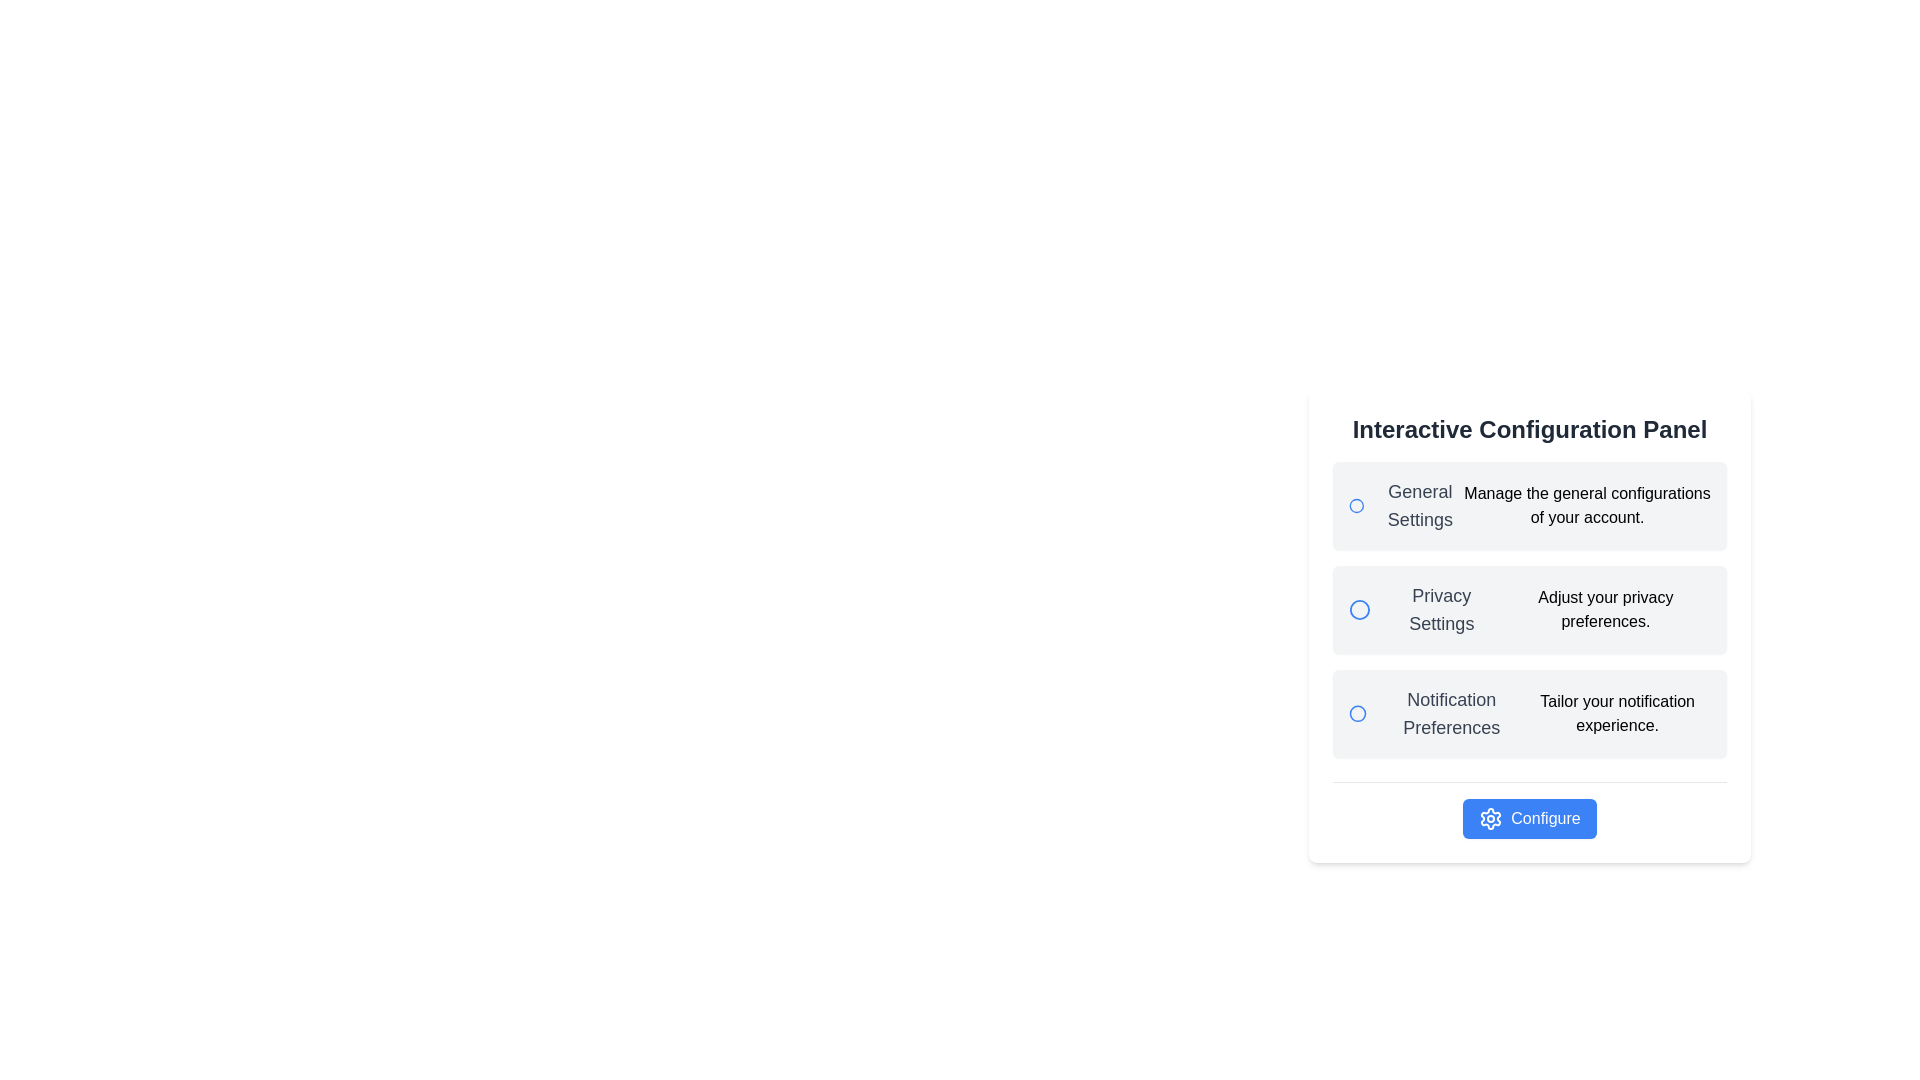 This screenshot has height=1080, width=1920. What do you see at coordinates (1423, 608) in the screenshot?
I see `the 'Privacy Settings' label element located in the settings menu, which is the second option in the list of configuration choices` at bounding box center [1423, 608].